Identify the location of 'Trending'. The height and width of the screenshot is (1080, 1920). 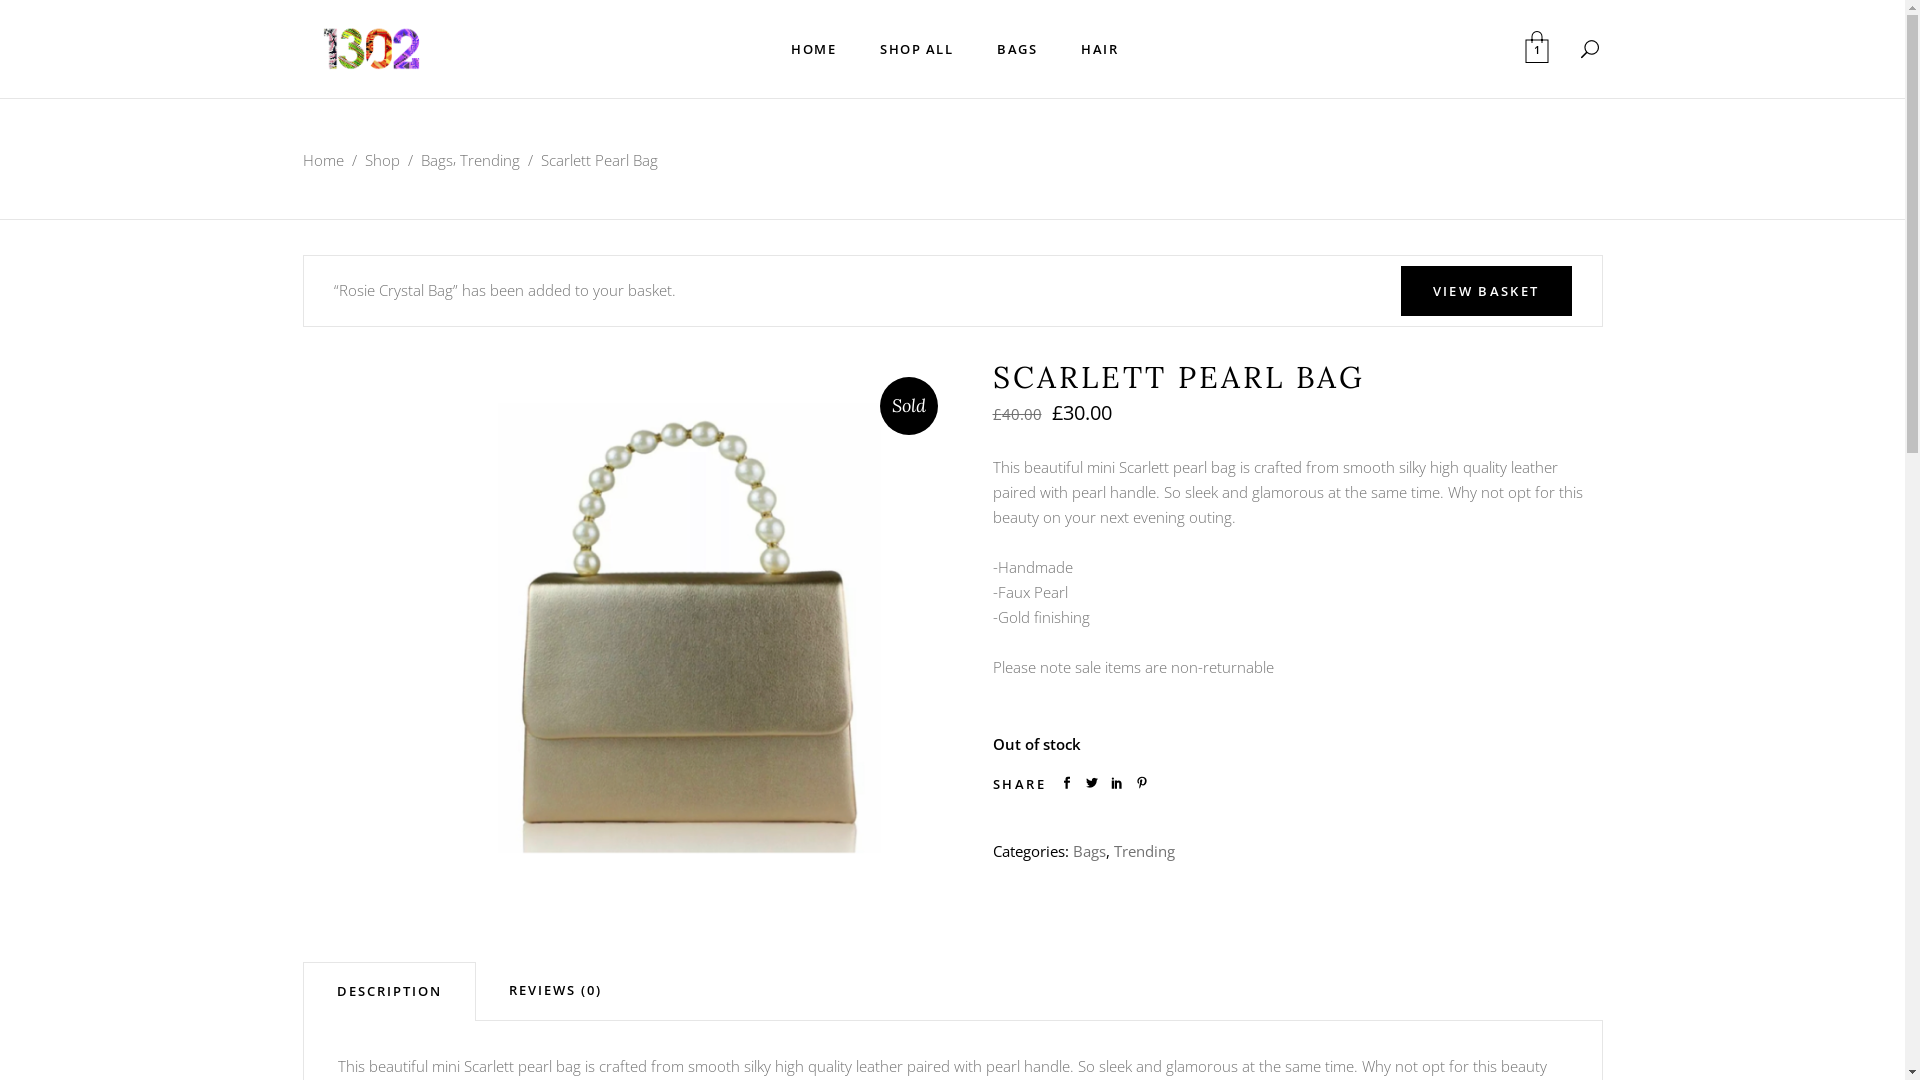
(459, 159).